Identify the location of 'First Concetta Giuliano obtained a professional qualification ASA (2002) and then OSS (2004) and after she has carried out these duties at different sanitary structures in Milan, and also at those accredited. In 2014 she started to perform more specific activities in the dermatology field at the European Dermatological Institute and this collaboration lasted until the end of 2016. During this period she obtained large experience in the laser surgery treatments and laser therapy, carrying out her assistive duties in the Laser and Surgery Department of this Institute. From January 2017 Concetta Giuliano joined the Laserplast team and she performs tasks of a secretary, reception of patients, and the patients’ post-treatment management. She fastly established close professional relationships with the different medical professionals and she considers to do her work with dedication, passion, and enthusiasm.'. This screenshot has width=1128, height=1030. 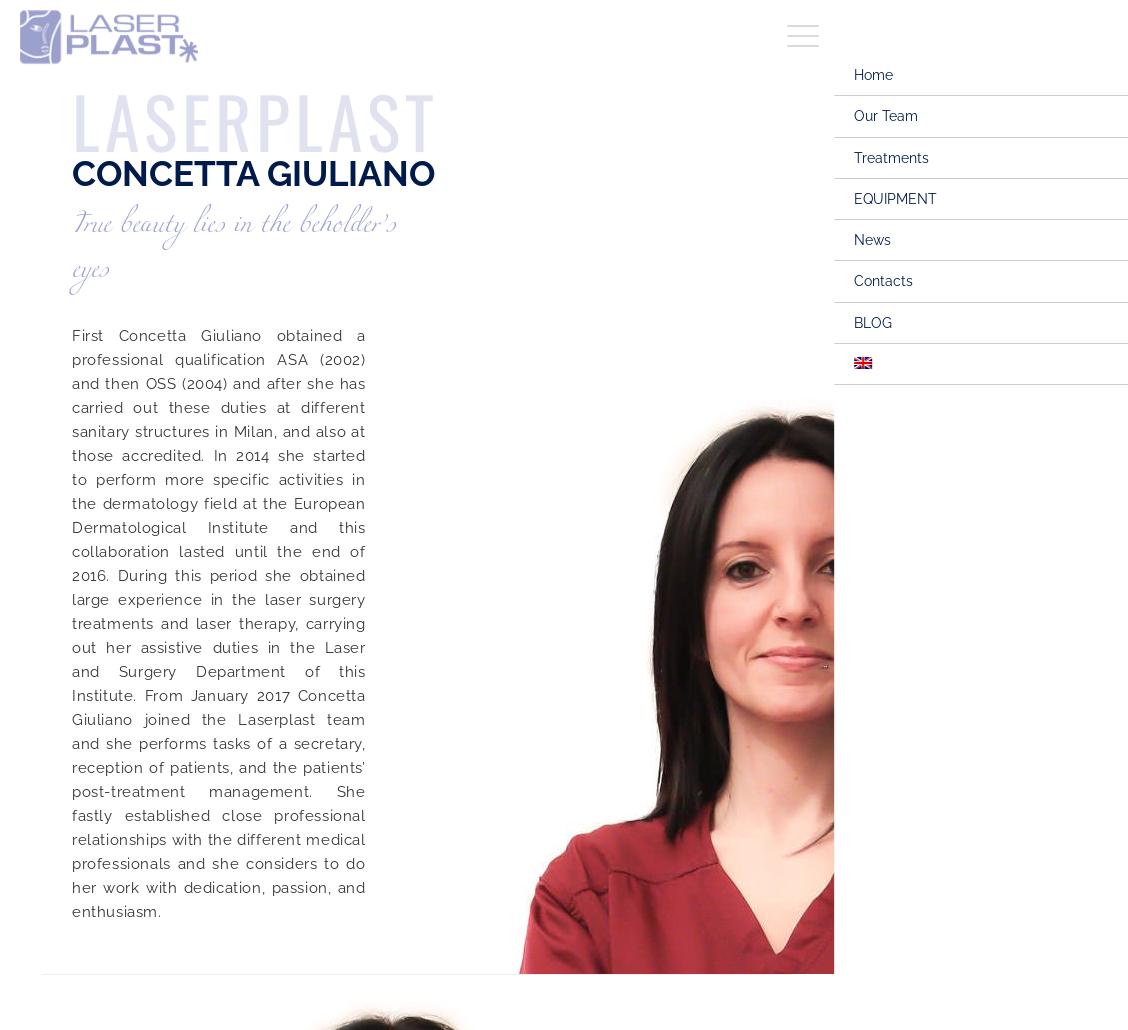
(218, 622).